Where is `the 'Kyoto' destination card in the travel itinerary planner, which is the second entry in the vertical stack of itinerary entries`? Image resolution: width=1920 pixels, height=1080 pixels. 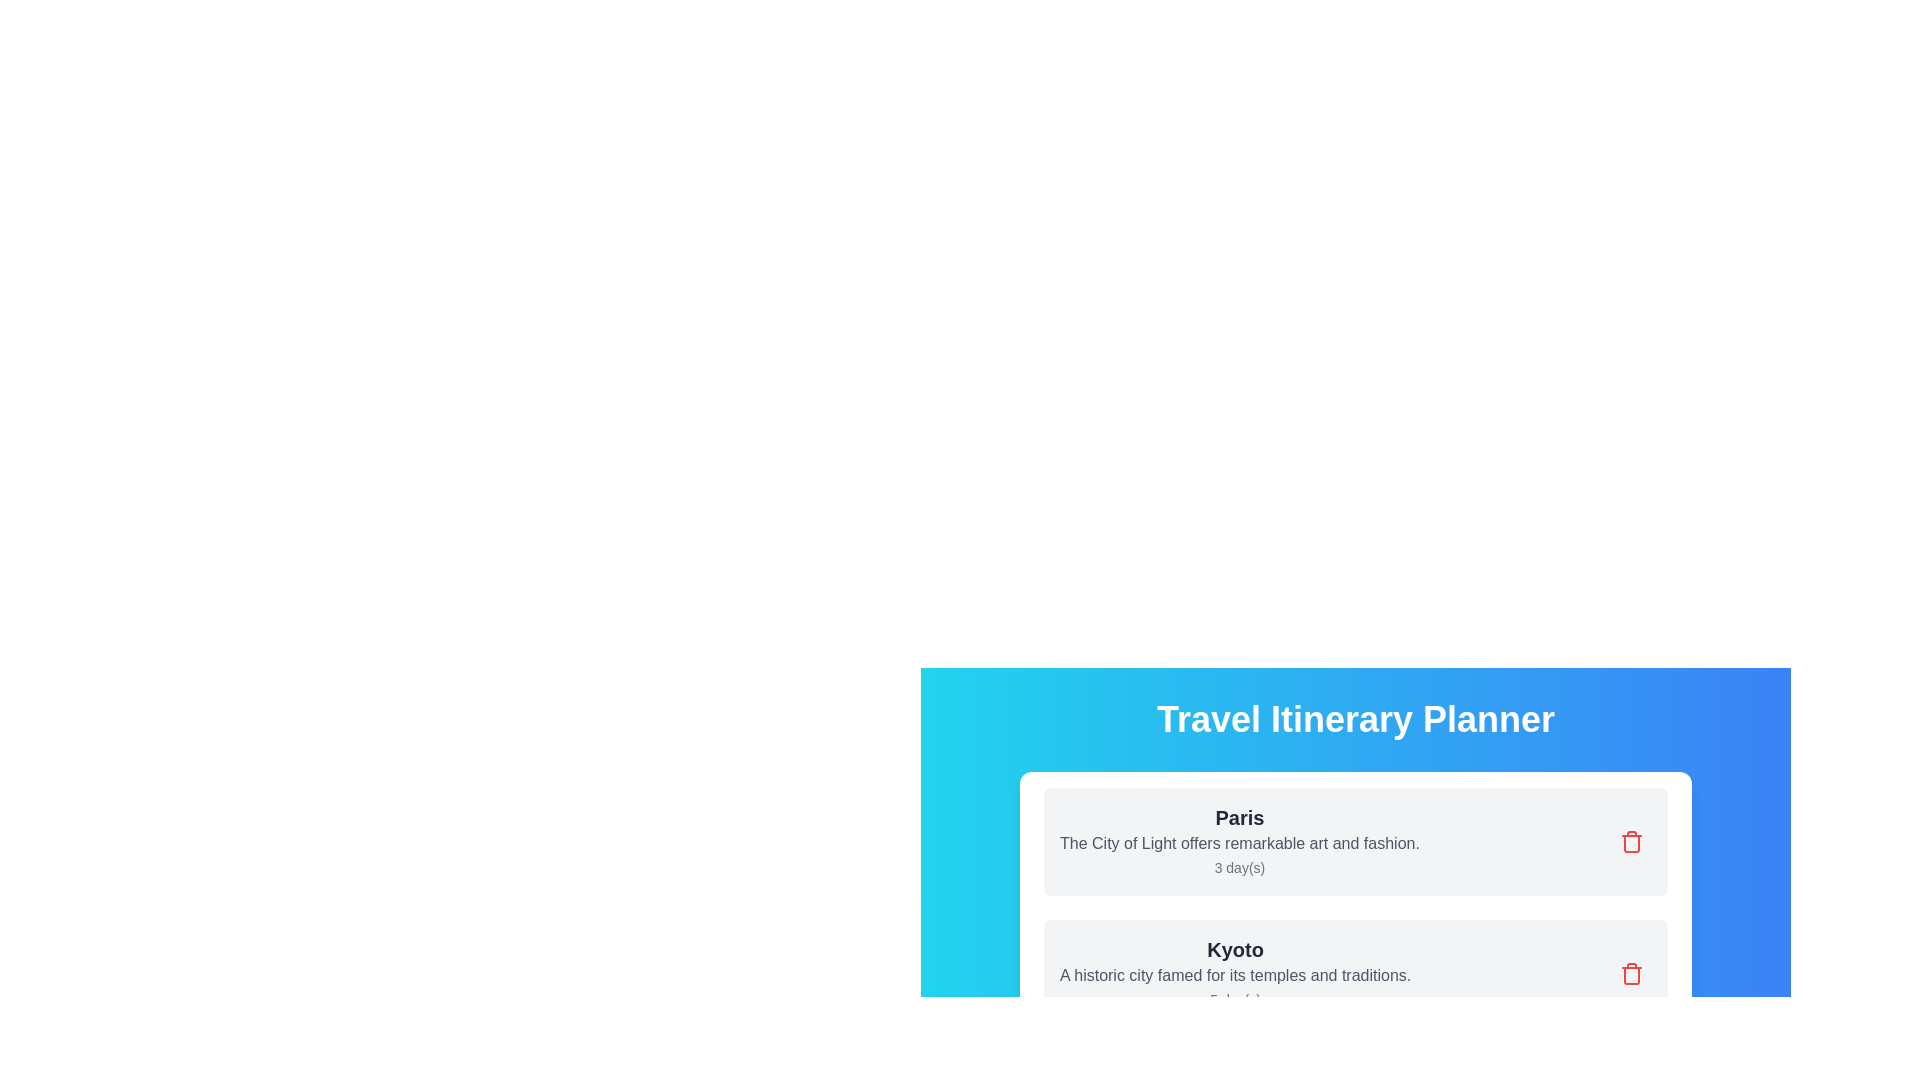
the 'Kyoto' destination card in the travel itinerary planner, which is the second entry in the vertical stack of itinerary entries is located at coordinates (1356, 973).